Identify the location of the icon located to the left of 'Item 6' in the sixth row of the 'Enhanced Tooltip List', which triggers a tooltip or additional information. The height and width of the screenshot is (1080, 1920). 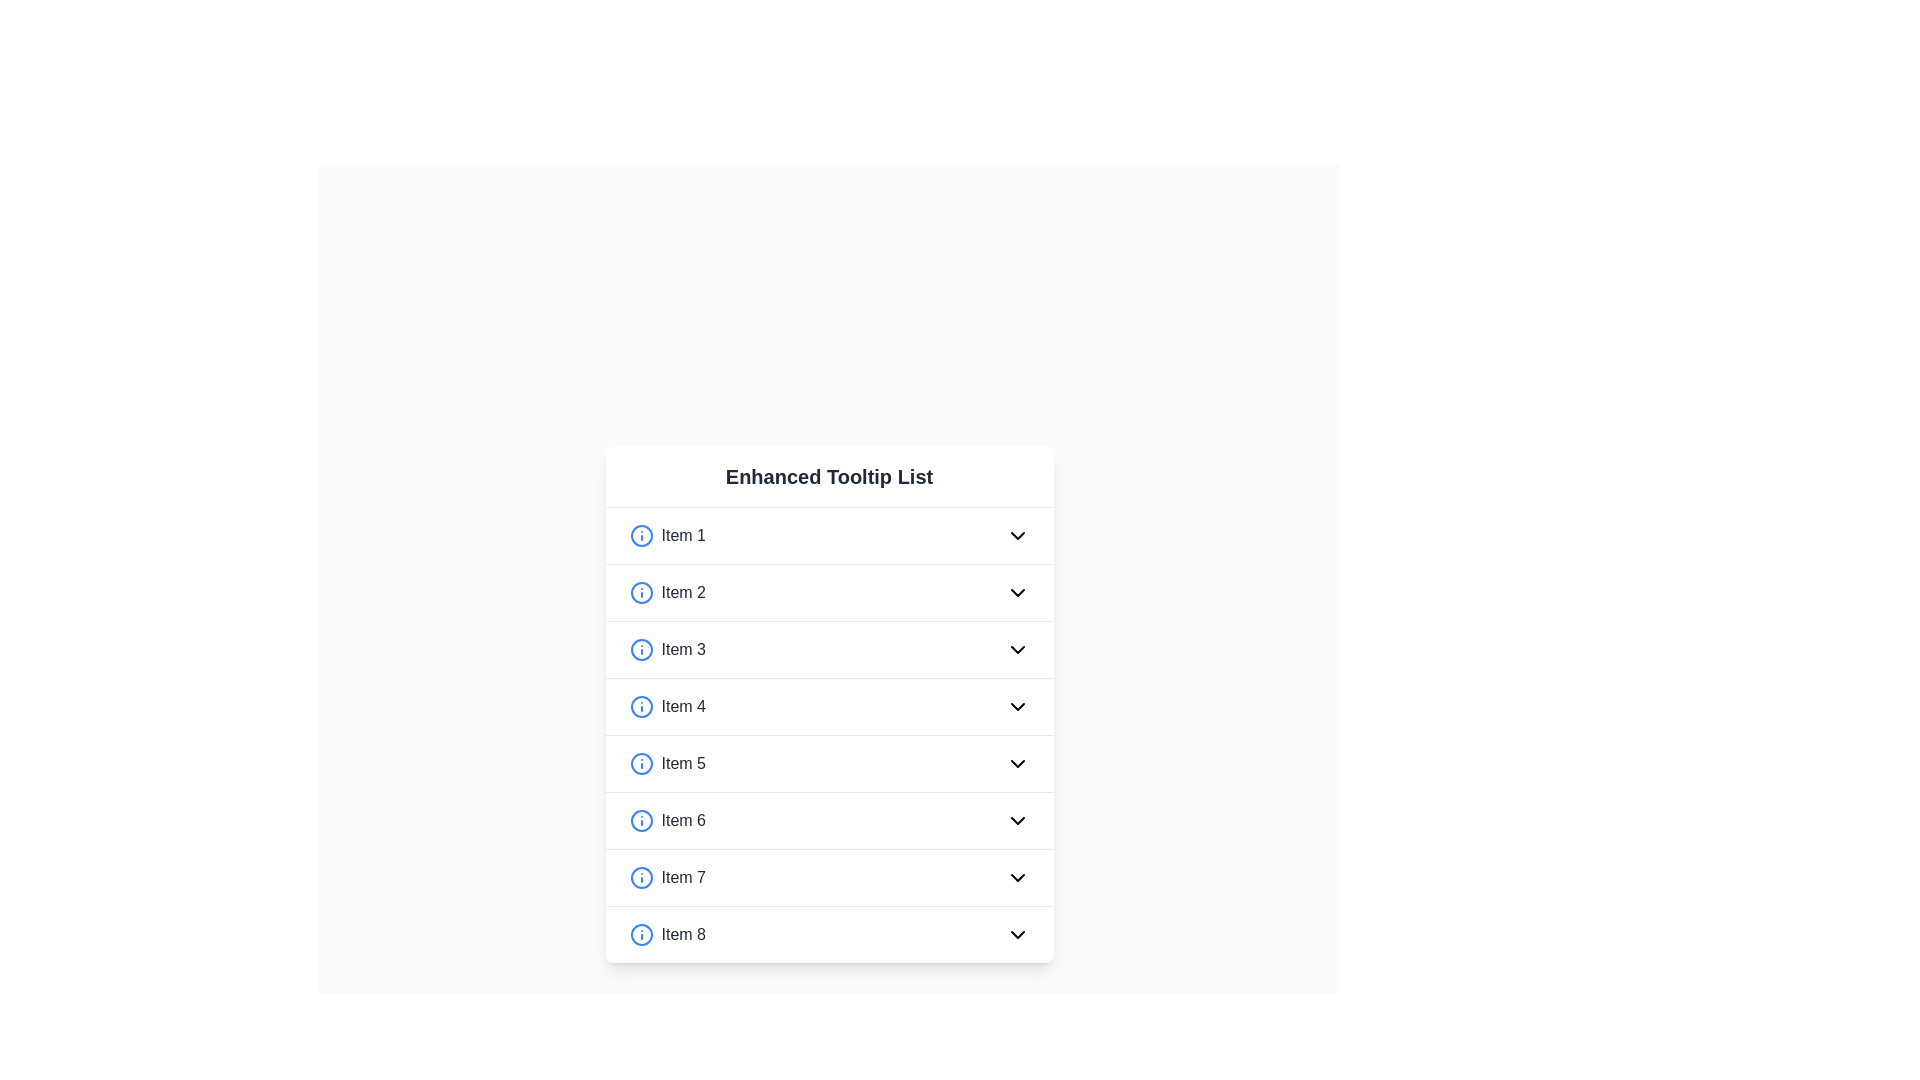
(641, 821).